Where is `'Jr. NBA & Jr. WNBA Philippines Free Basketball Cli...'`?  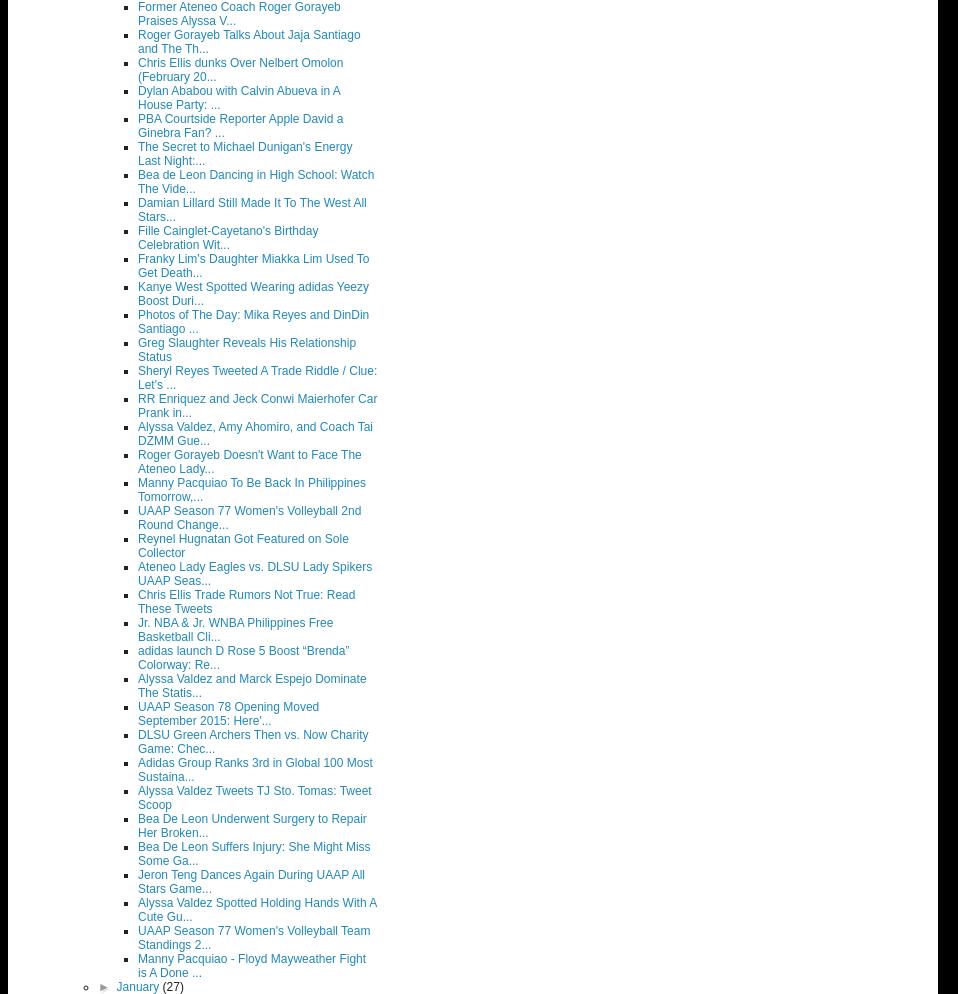
'Jr. NBA & Jr. WNBA Philippines Free Basketball Cli...' is located at coordinates (234, 628).